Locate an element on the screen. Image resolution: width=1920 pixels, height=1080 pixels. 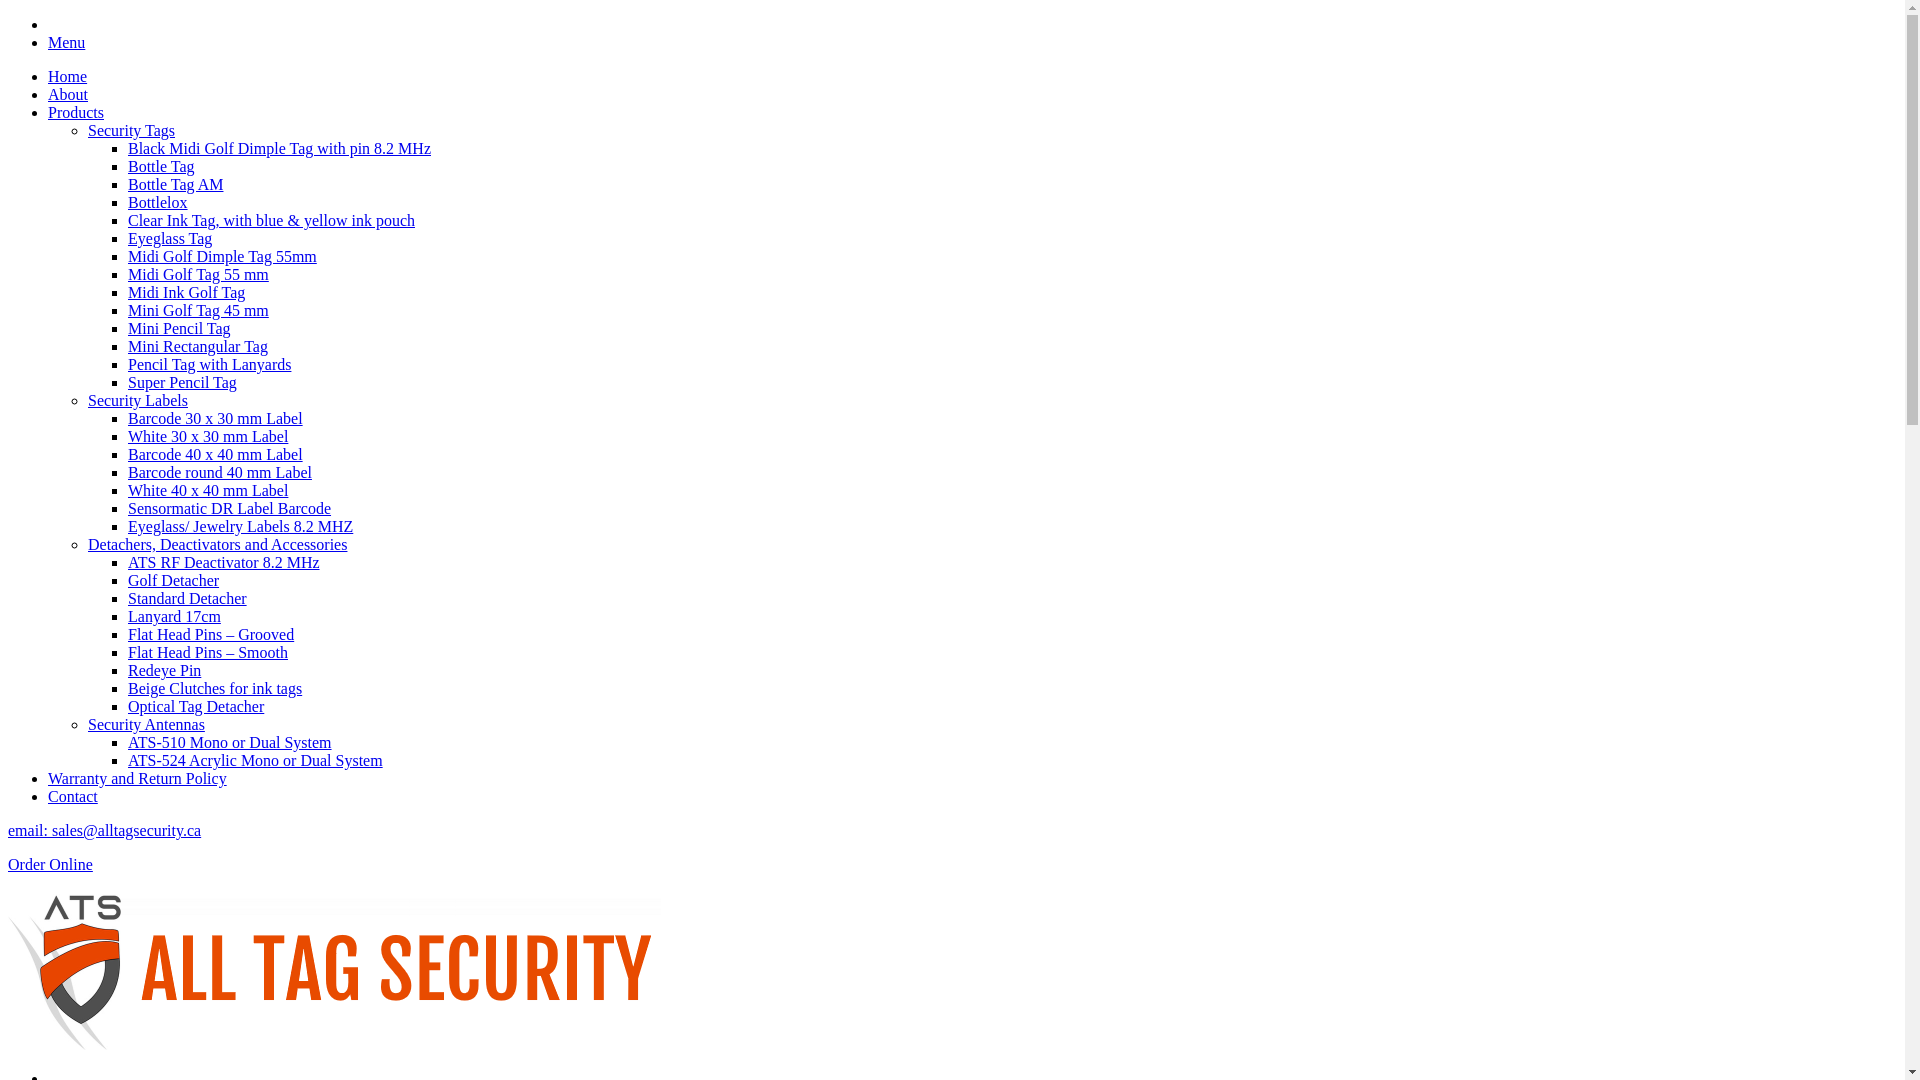
'Midi Golf Tag 55 mm' is located at coordinates (198, 274).